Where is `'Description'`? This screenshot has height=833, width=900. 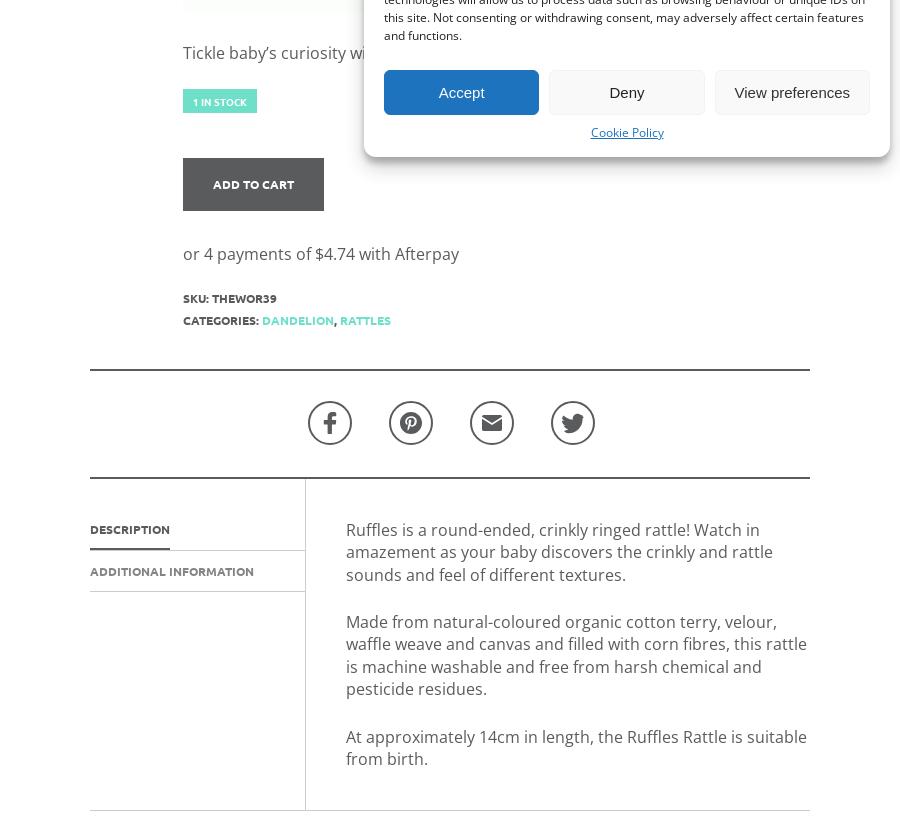
'Description' is located at coordinates (129, 528).